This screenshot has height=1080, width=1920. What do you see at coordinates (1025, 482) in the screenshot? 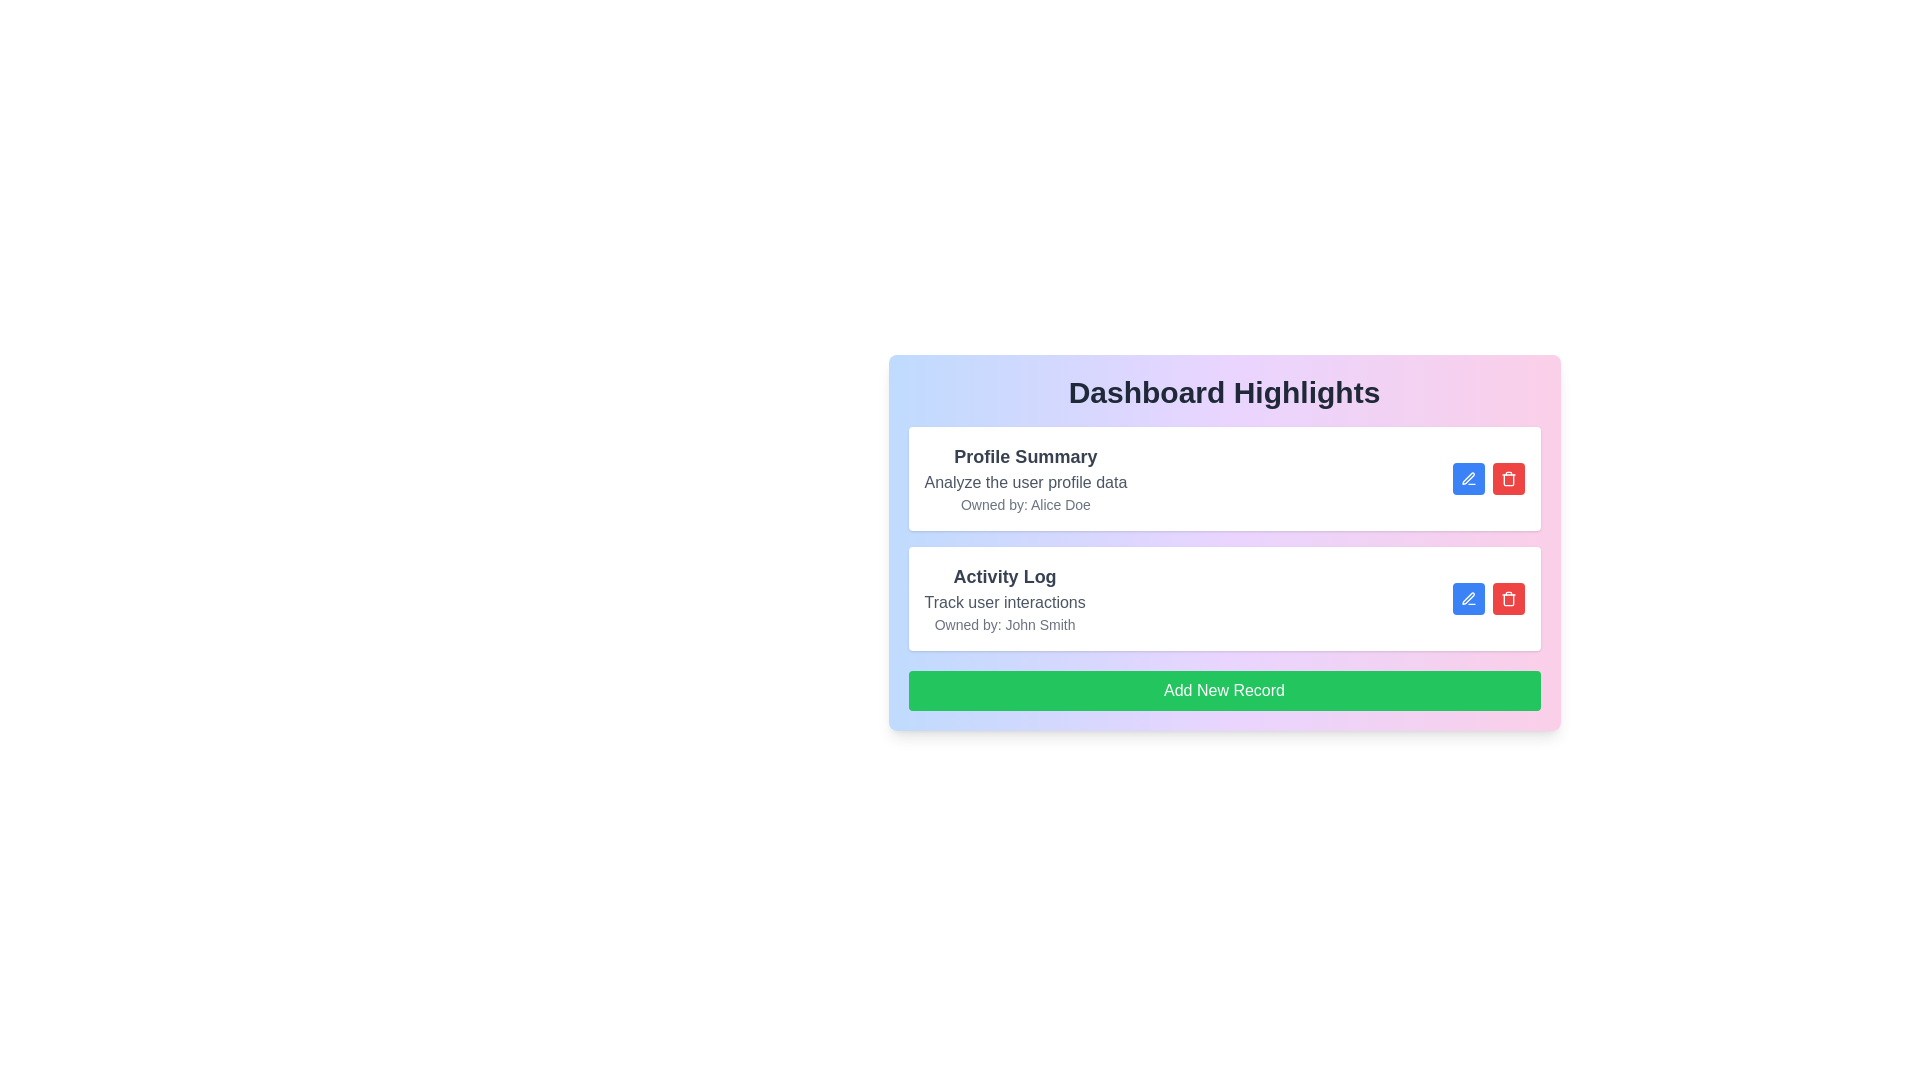
I see `text of the descriptive text label located between the title 'Profile Summary' and the text 'Owned by: Alice Doe'` at bounding box center [1025, 482].